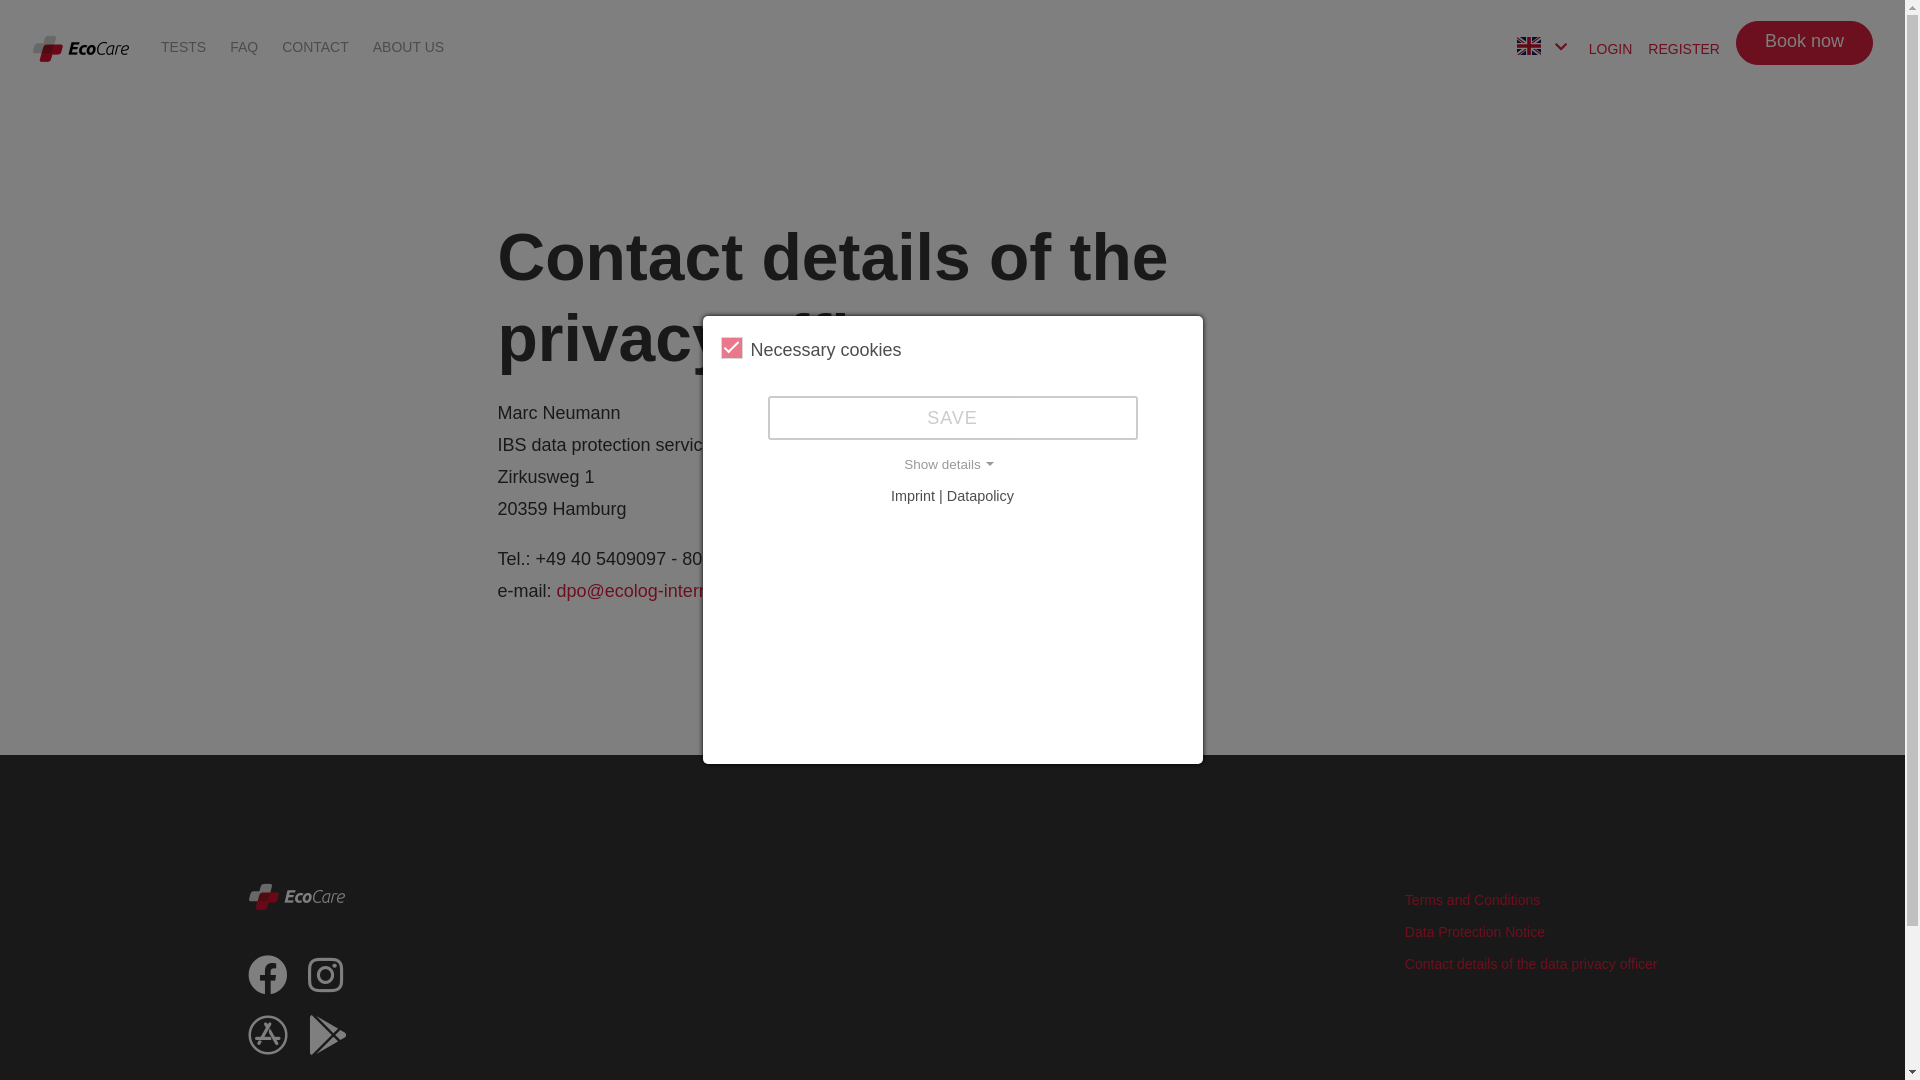 The height and width of the screenshot is (1080, 1920). I want to click on 'SAVE', so click(952, 416).